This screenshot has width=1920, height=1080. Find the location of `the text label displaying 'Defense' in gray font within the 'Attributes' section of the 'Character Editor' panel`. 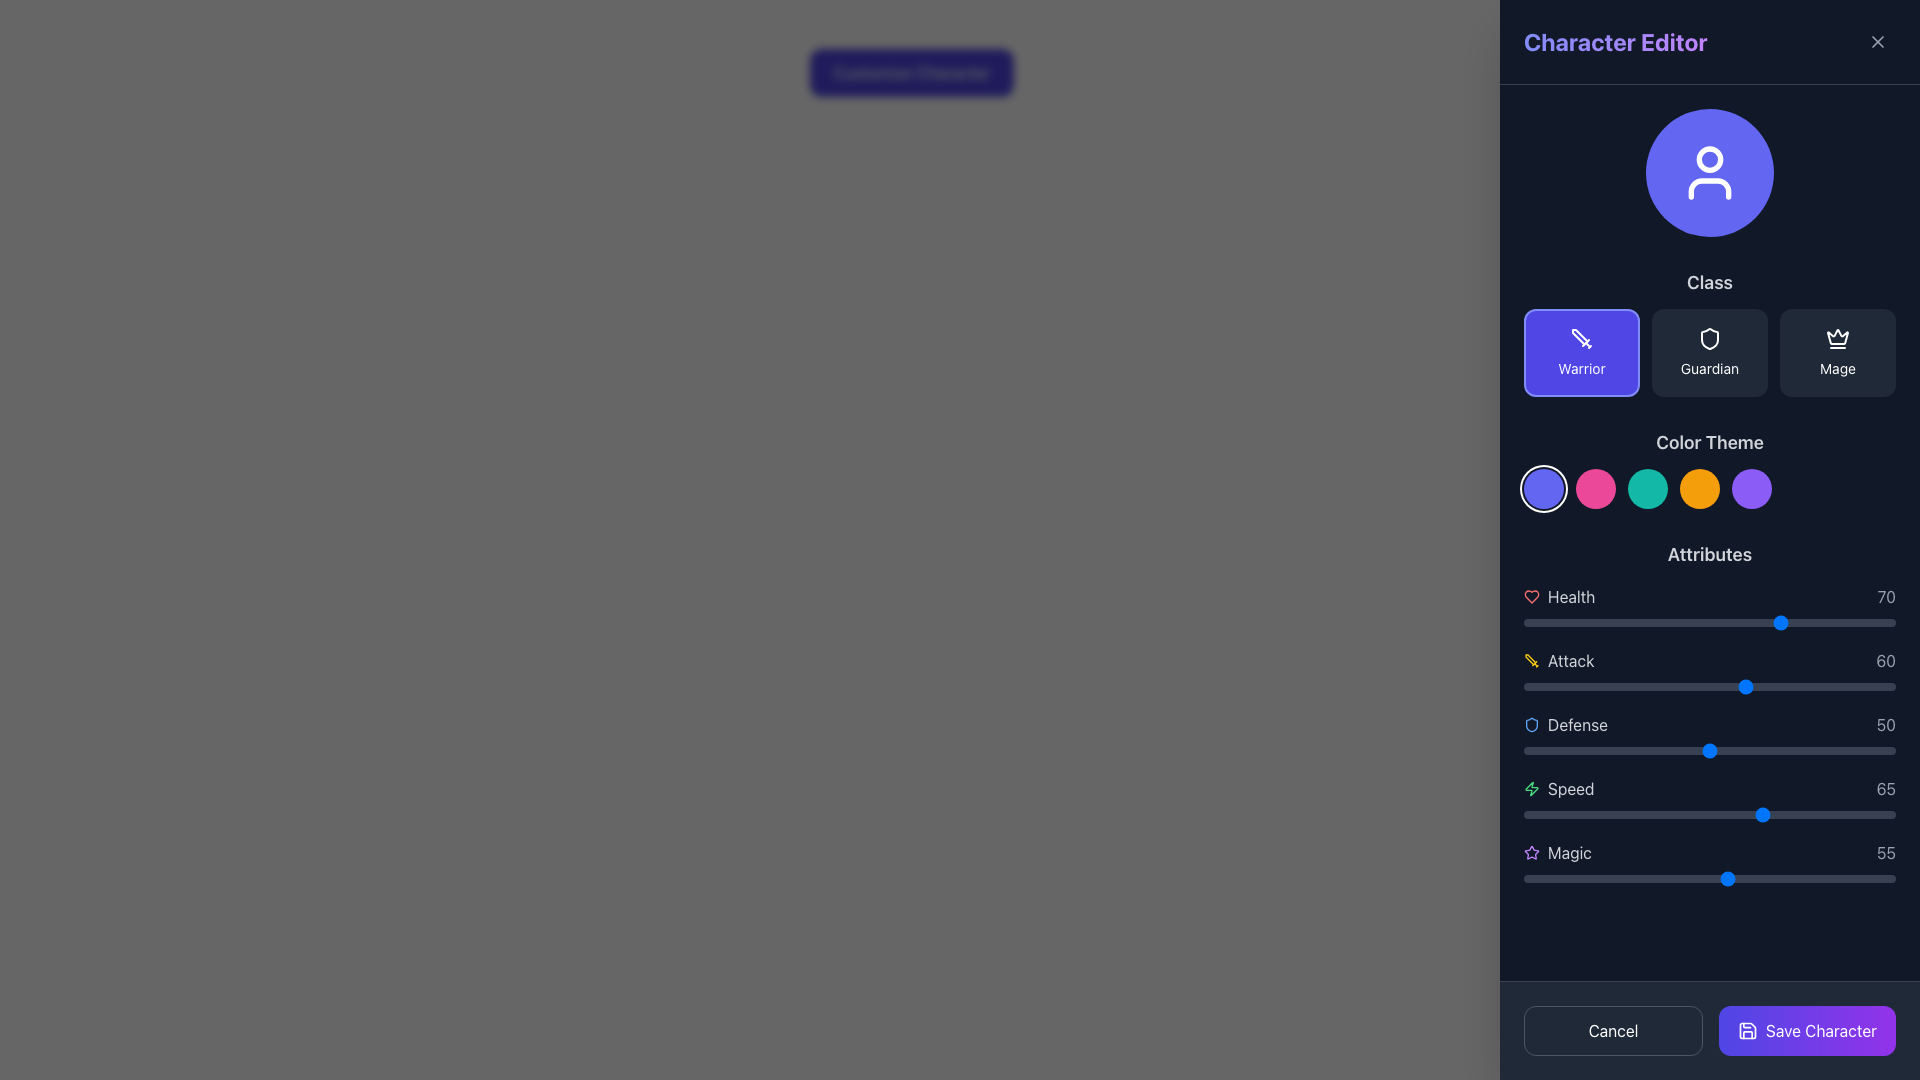

the text label displaying 'Defense' in gray font within the 'Attributes' section of the 'Character Editor' panel is located at coordinates (1577, 725).